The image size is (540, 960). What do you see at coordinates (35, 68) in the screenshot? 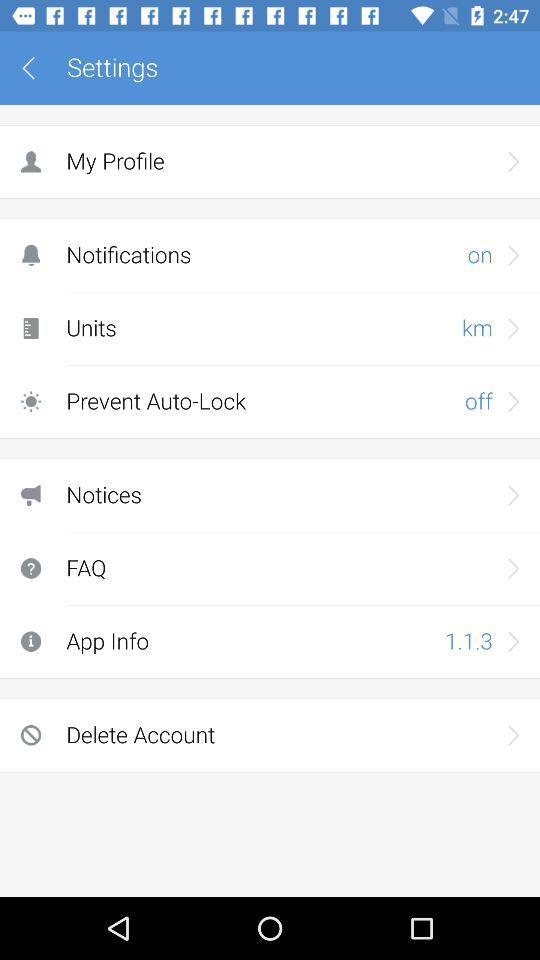
I see `app to the left of settings` at bounding box center [35, 68].